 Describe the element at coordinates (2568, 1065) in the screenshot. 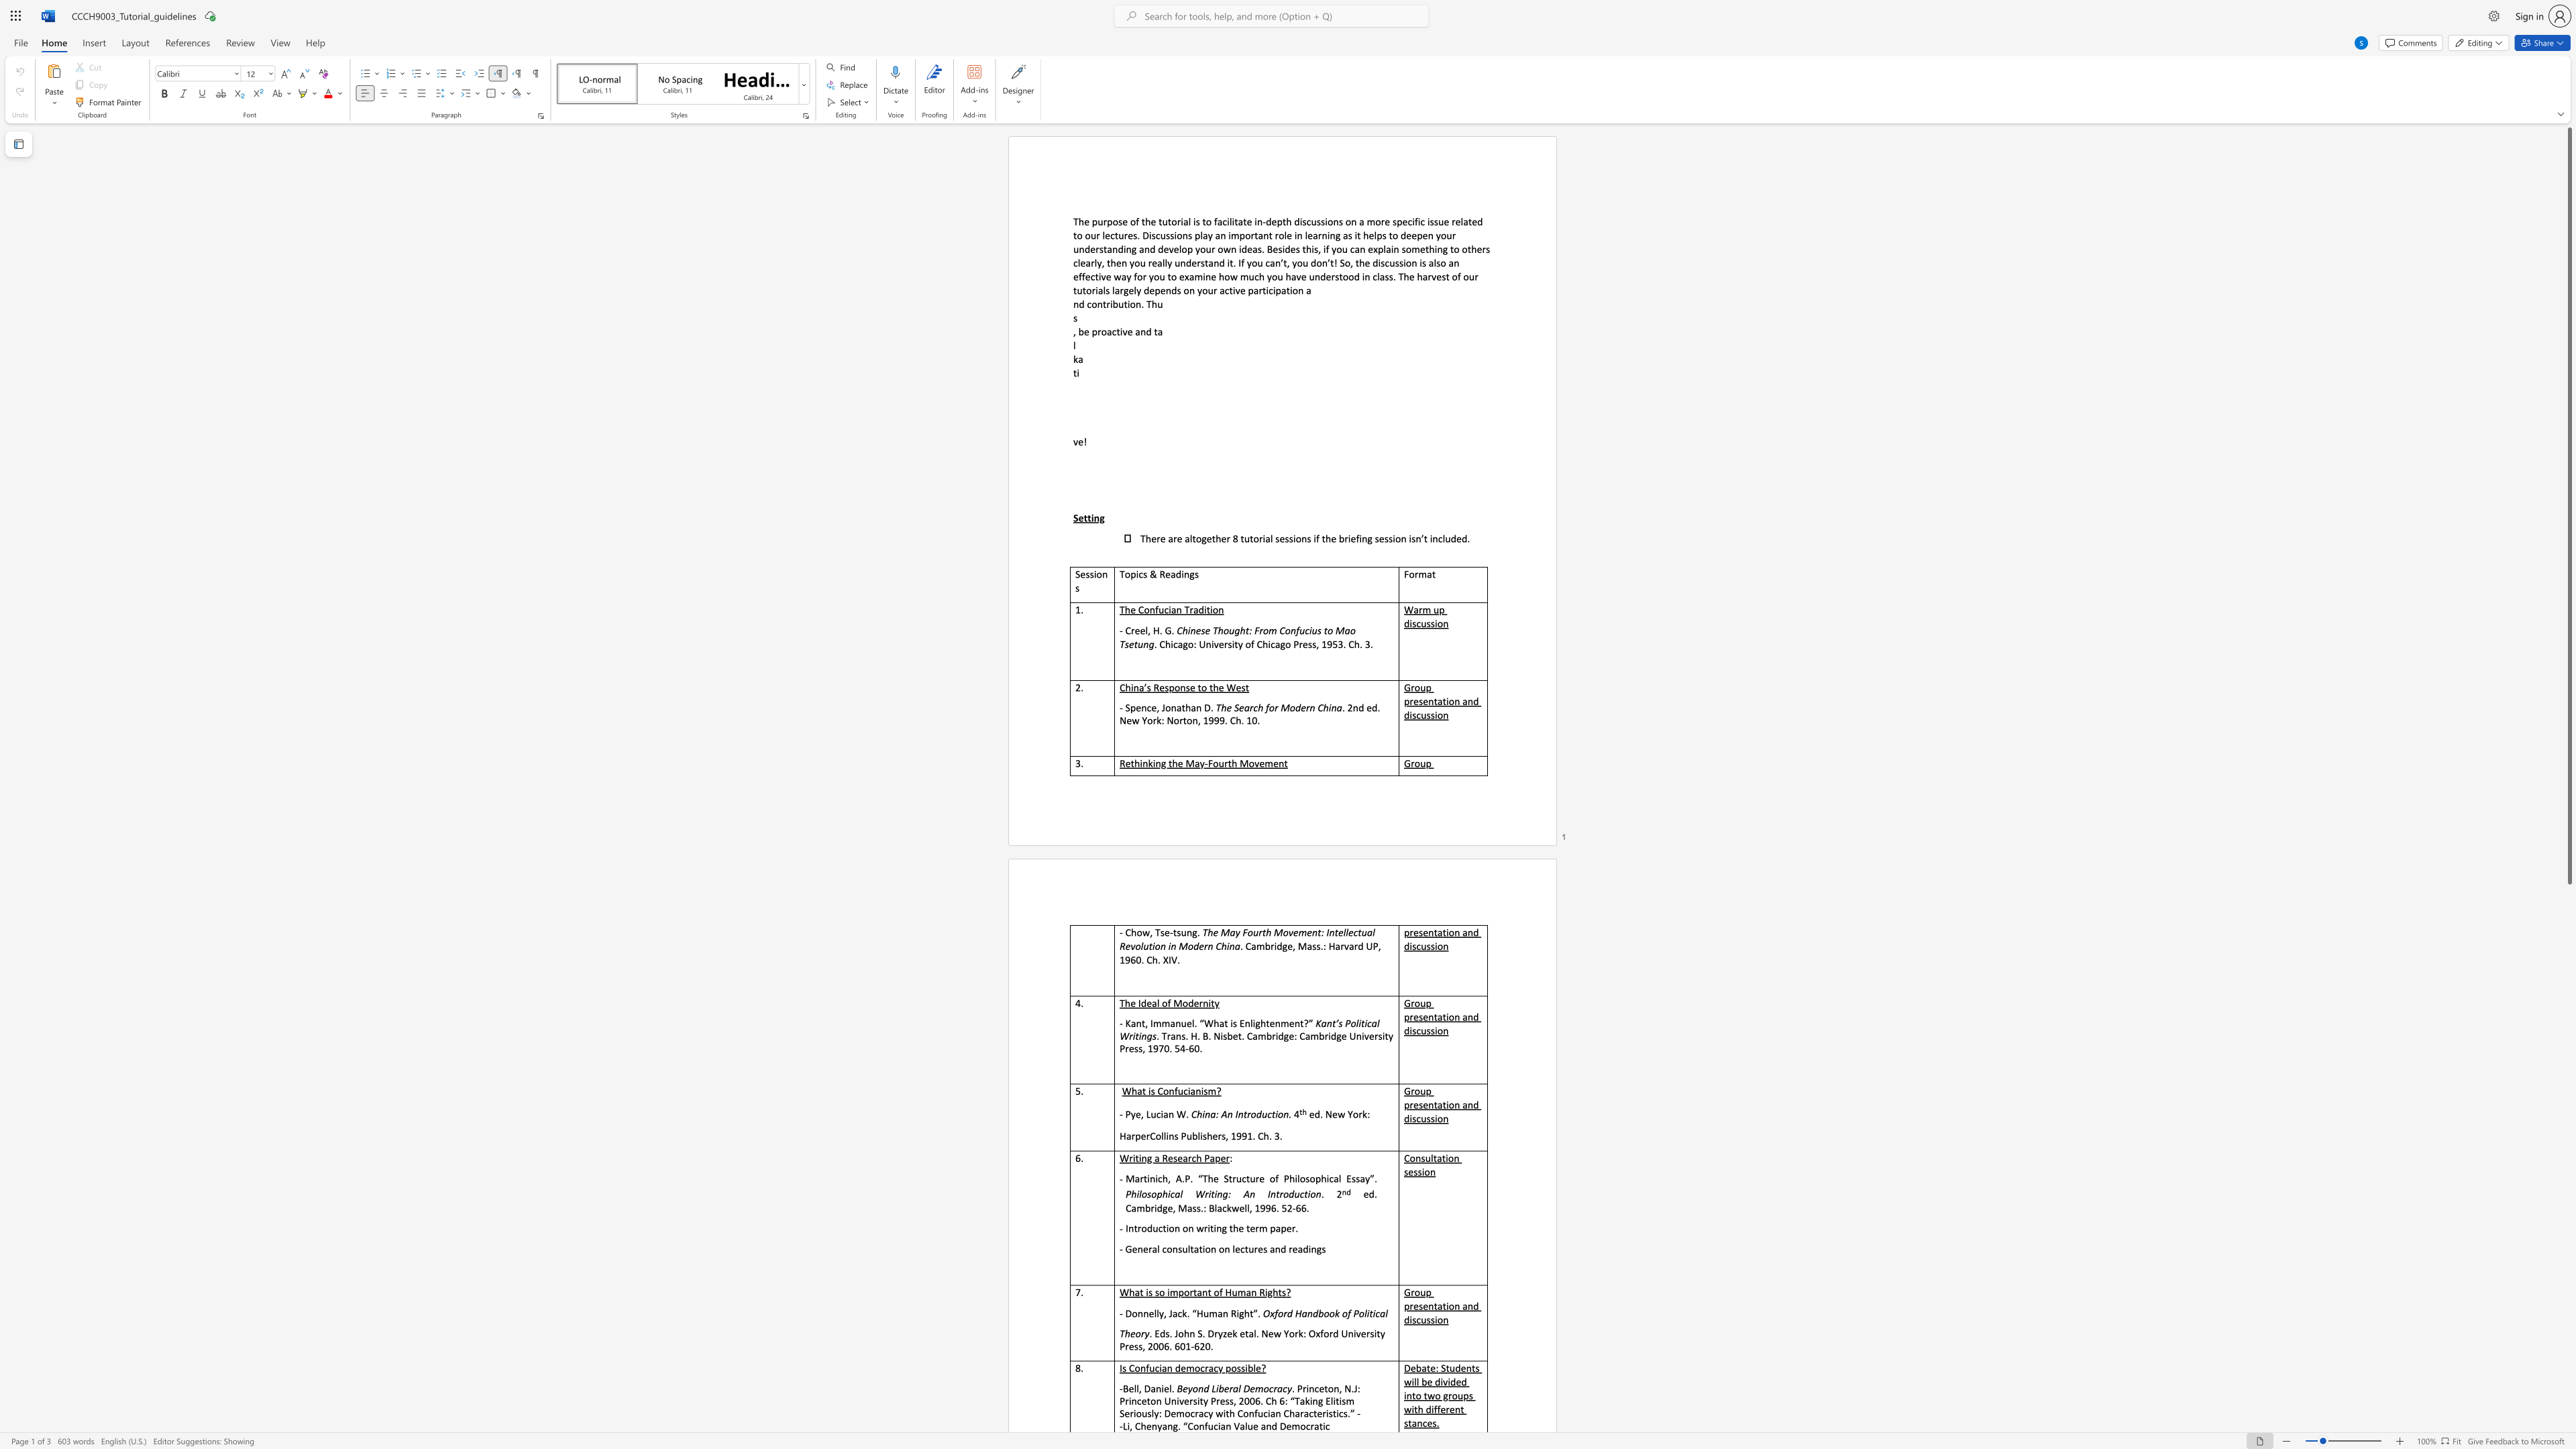

I see `the scrollbar to scroll the page down` at that location.